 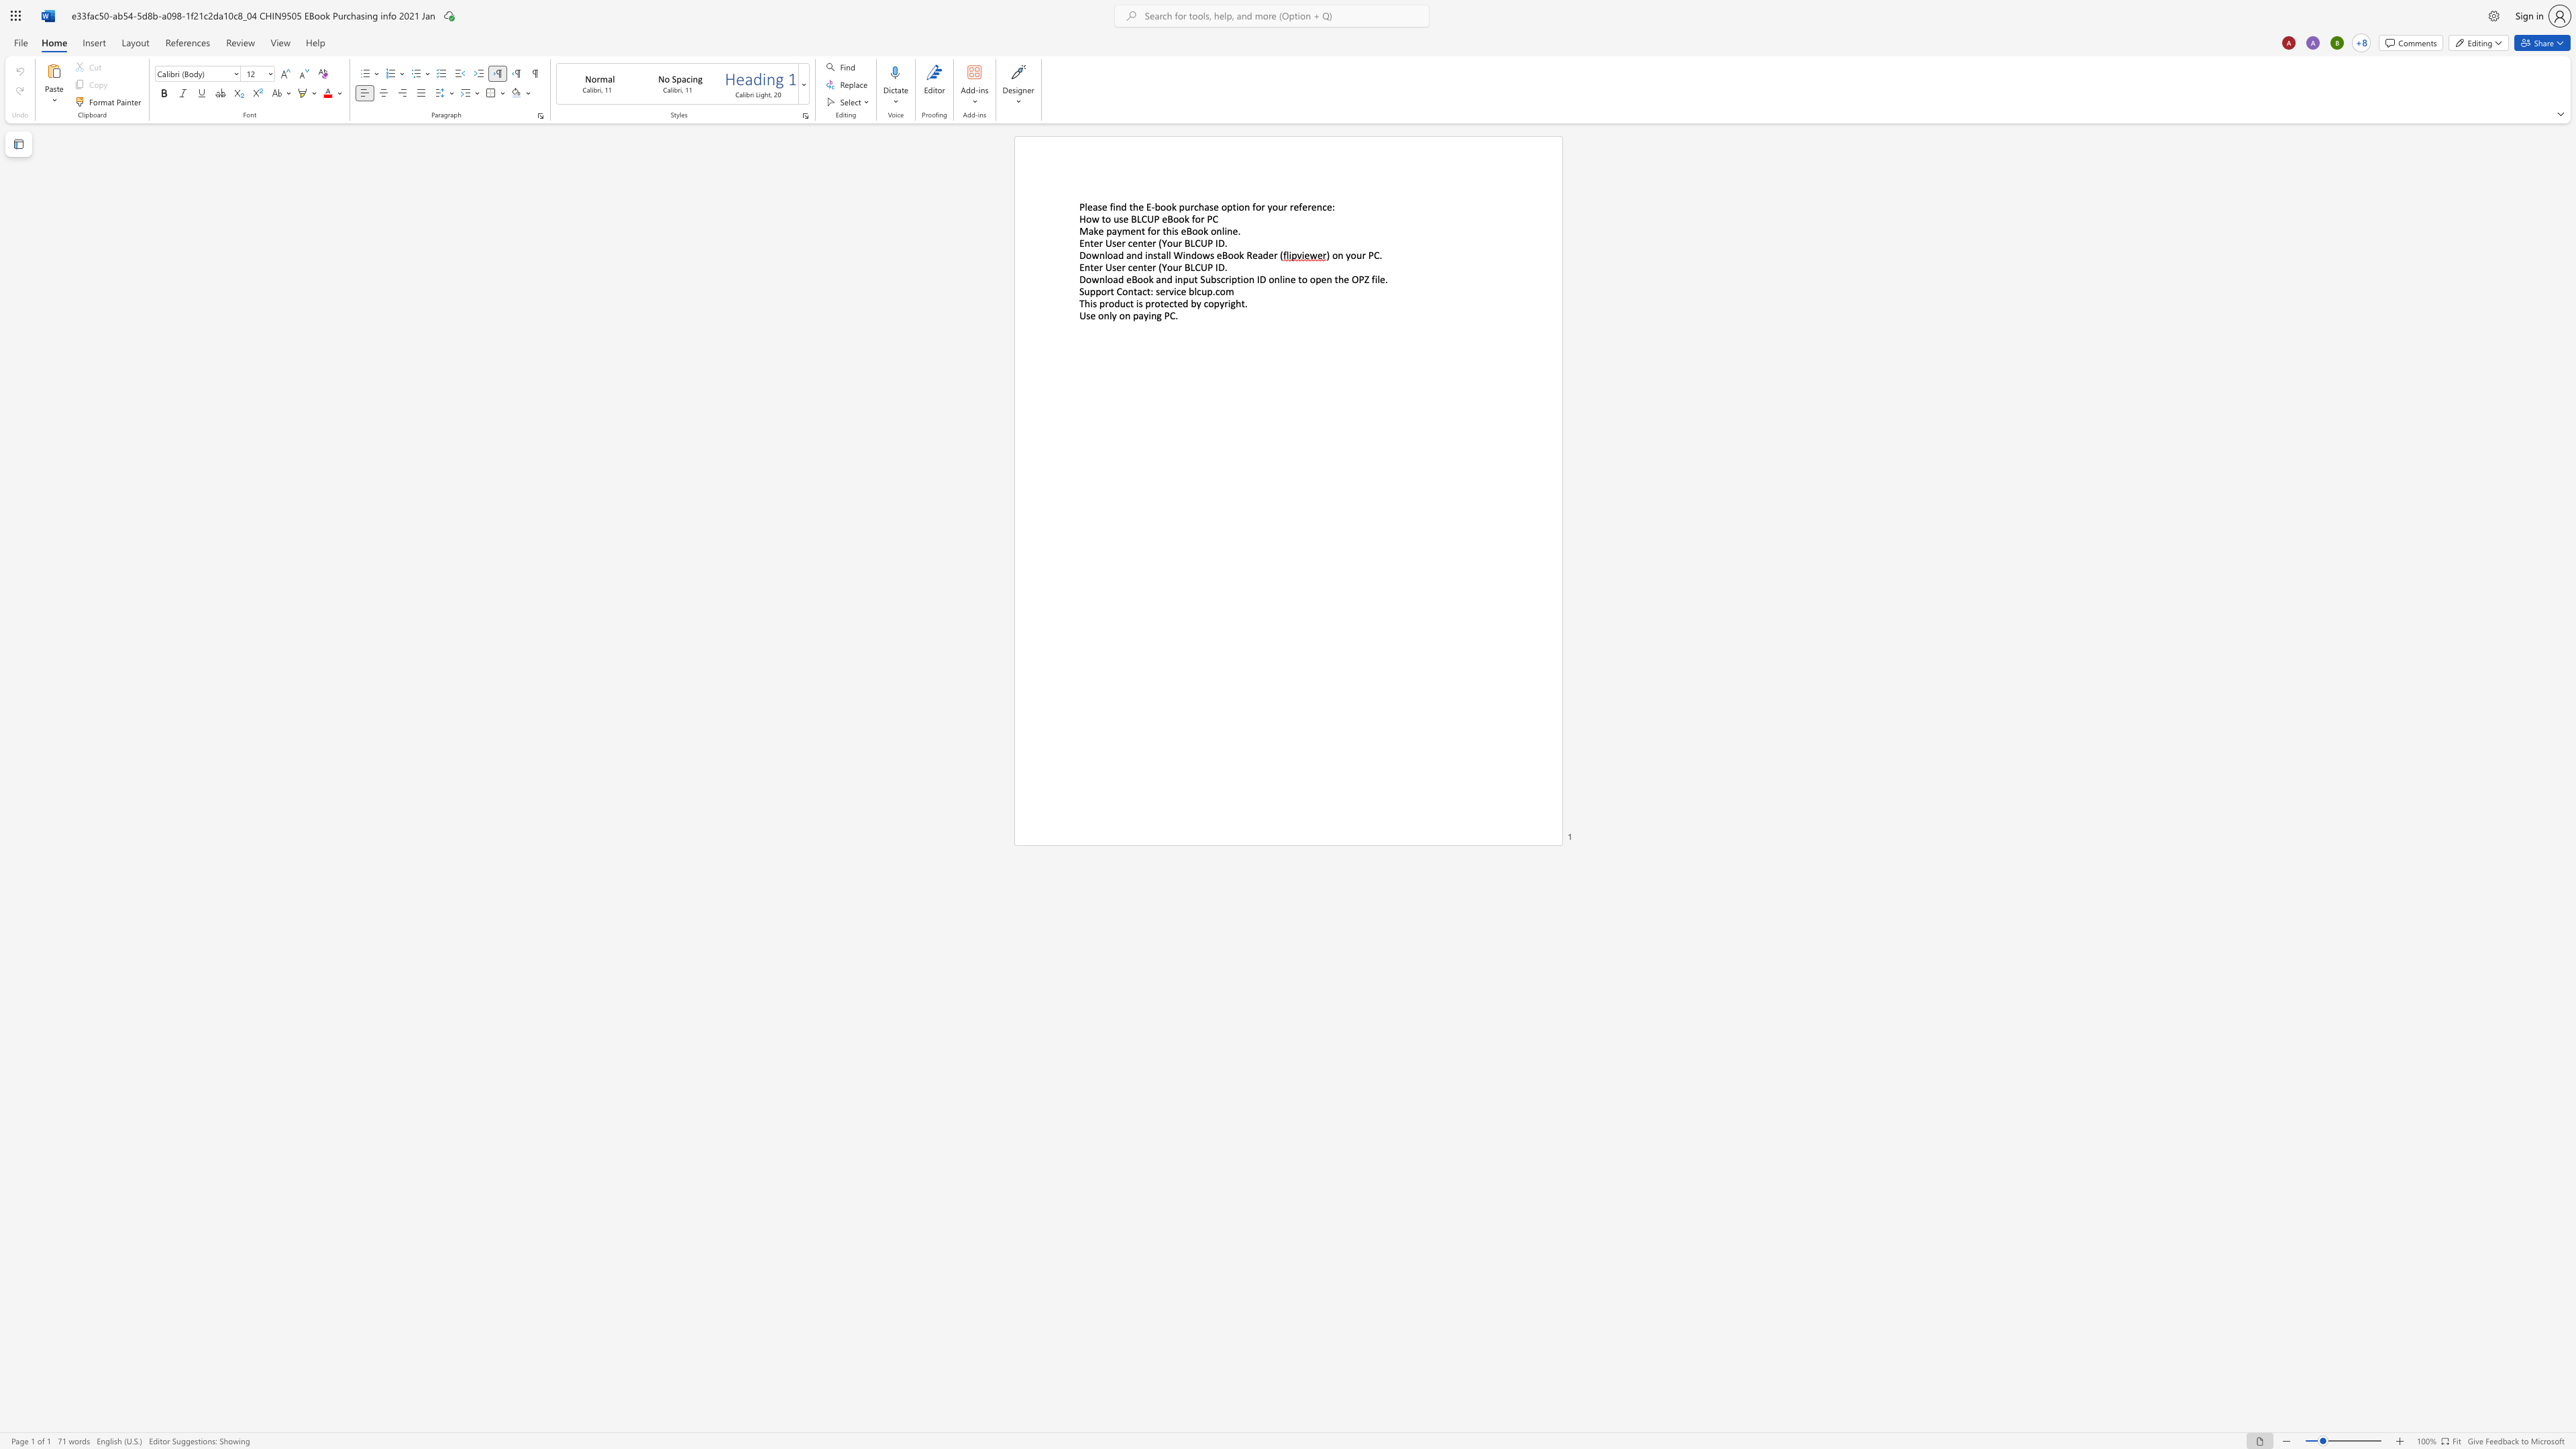 I want to click on the 1th character "u" in the text, so click(x=1116, y=218).